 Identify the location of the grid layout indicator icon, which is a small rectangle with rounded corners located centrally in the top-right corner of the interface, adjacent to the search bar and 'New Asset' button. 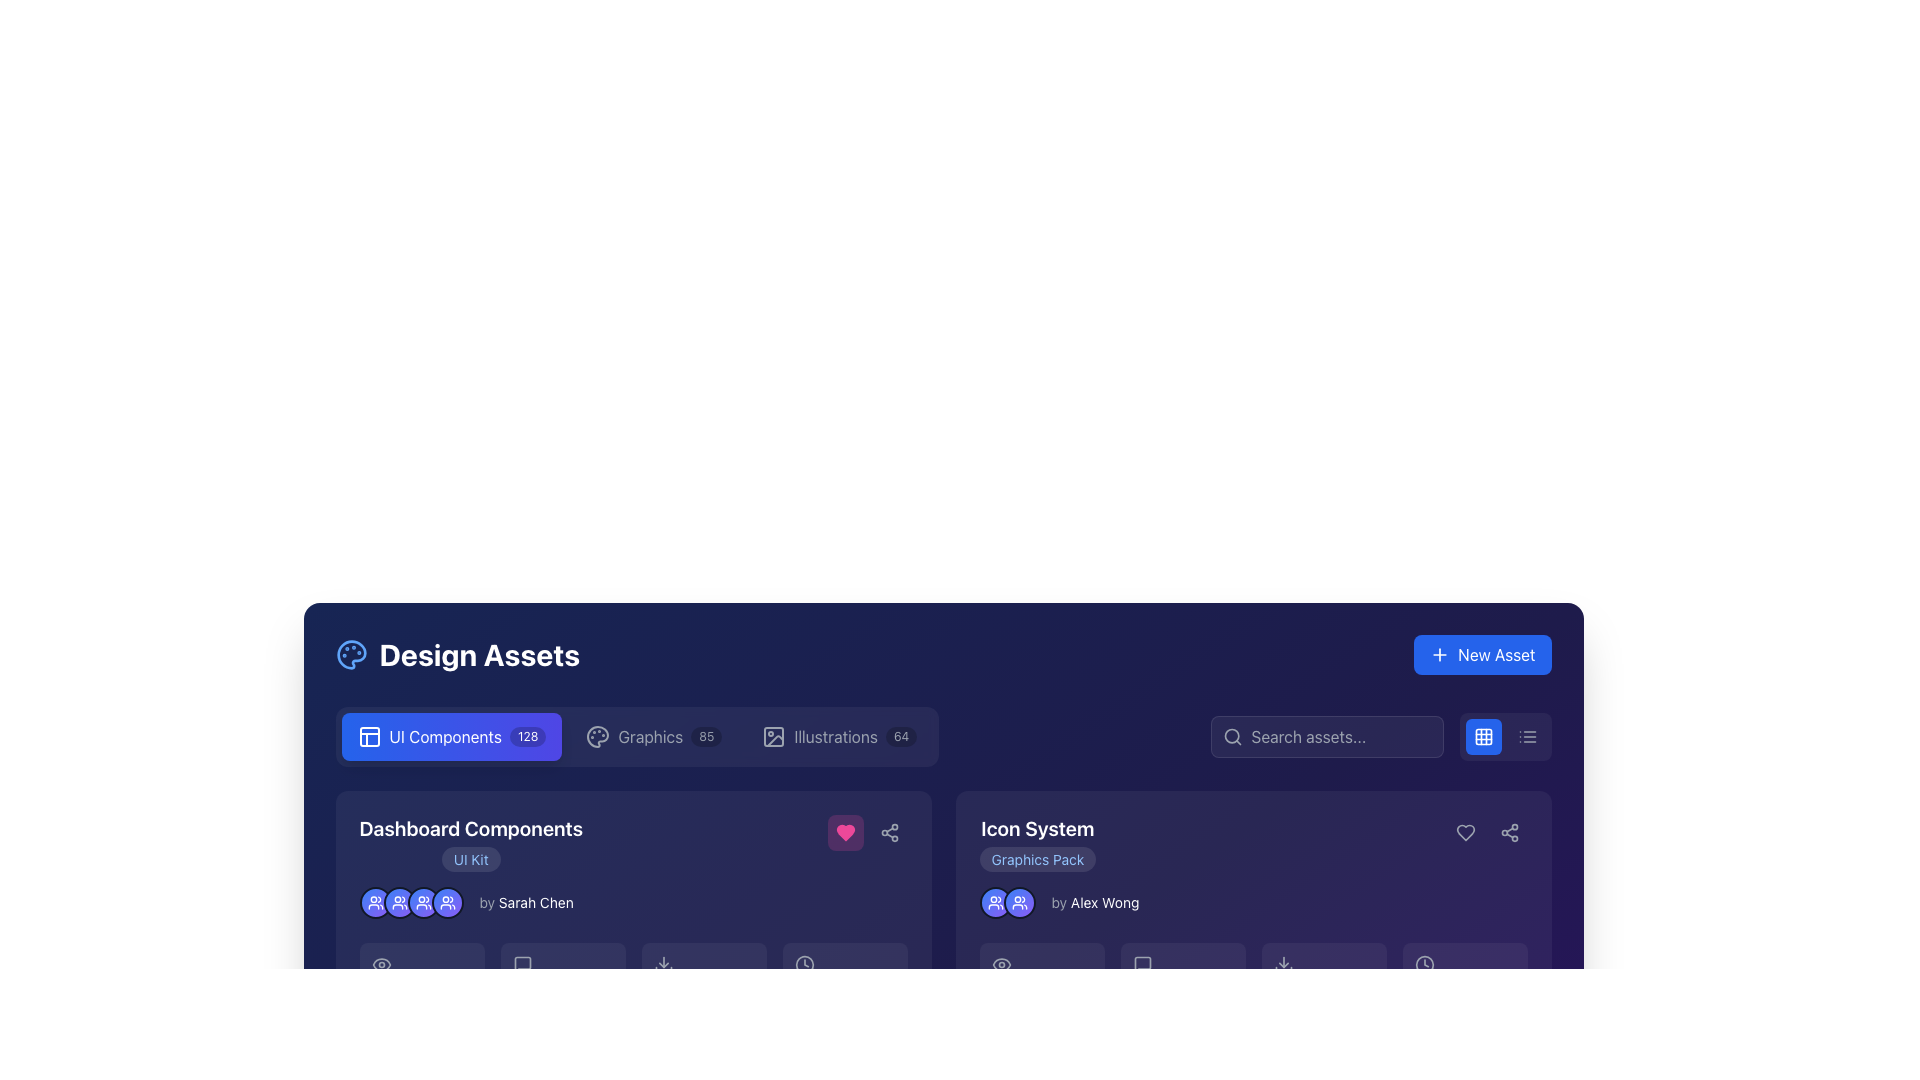
(1483, 736).